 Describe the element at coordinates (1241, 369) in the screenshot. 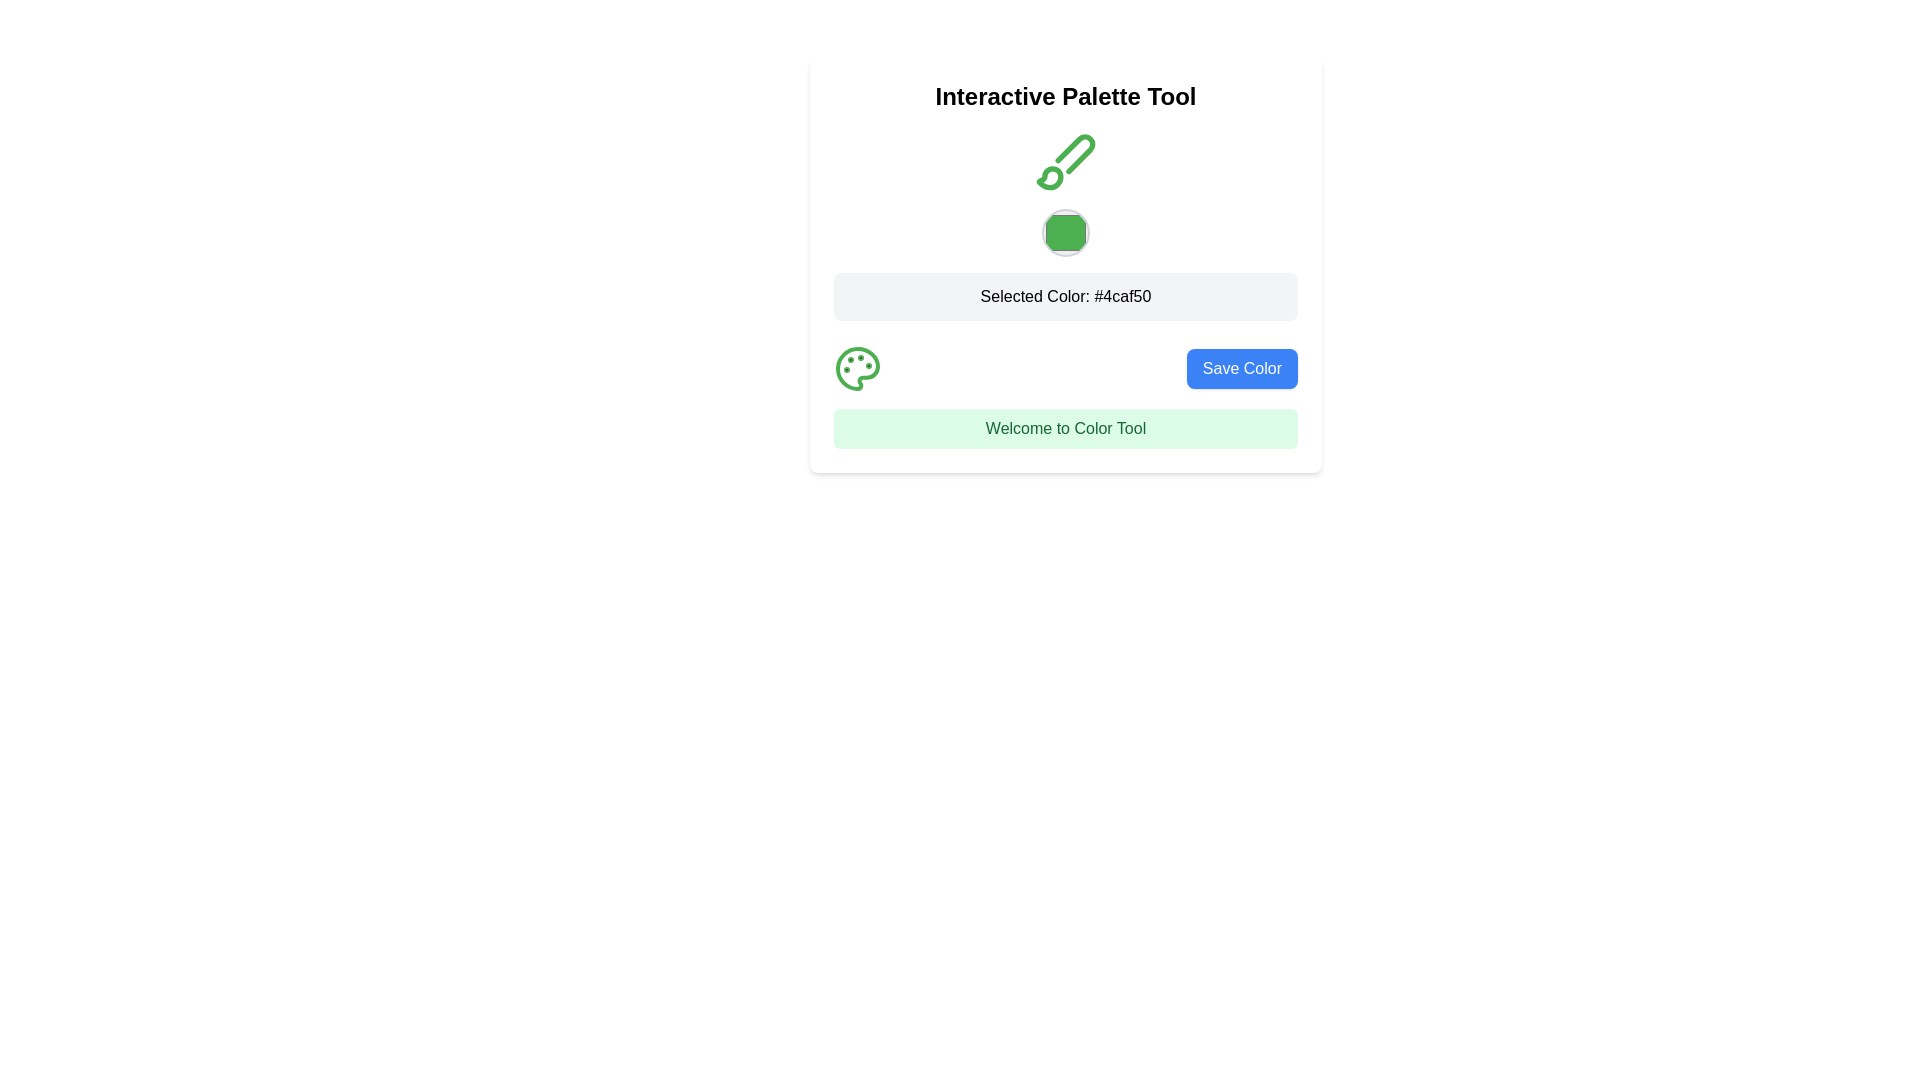

I see `the rectangular blue button labeled 'Save Color'` at that location.